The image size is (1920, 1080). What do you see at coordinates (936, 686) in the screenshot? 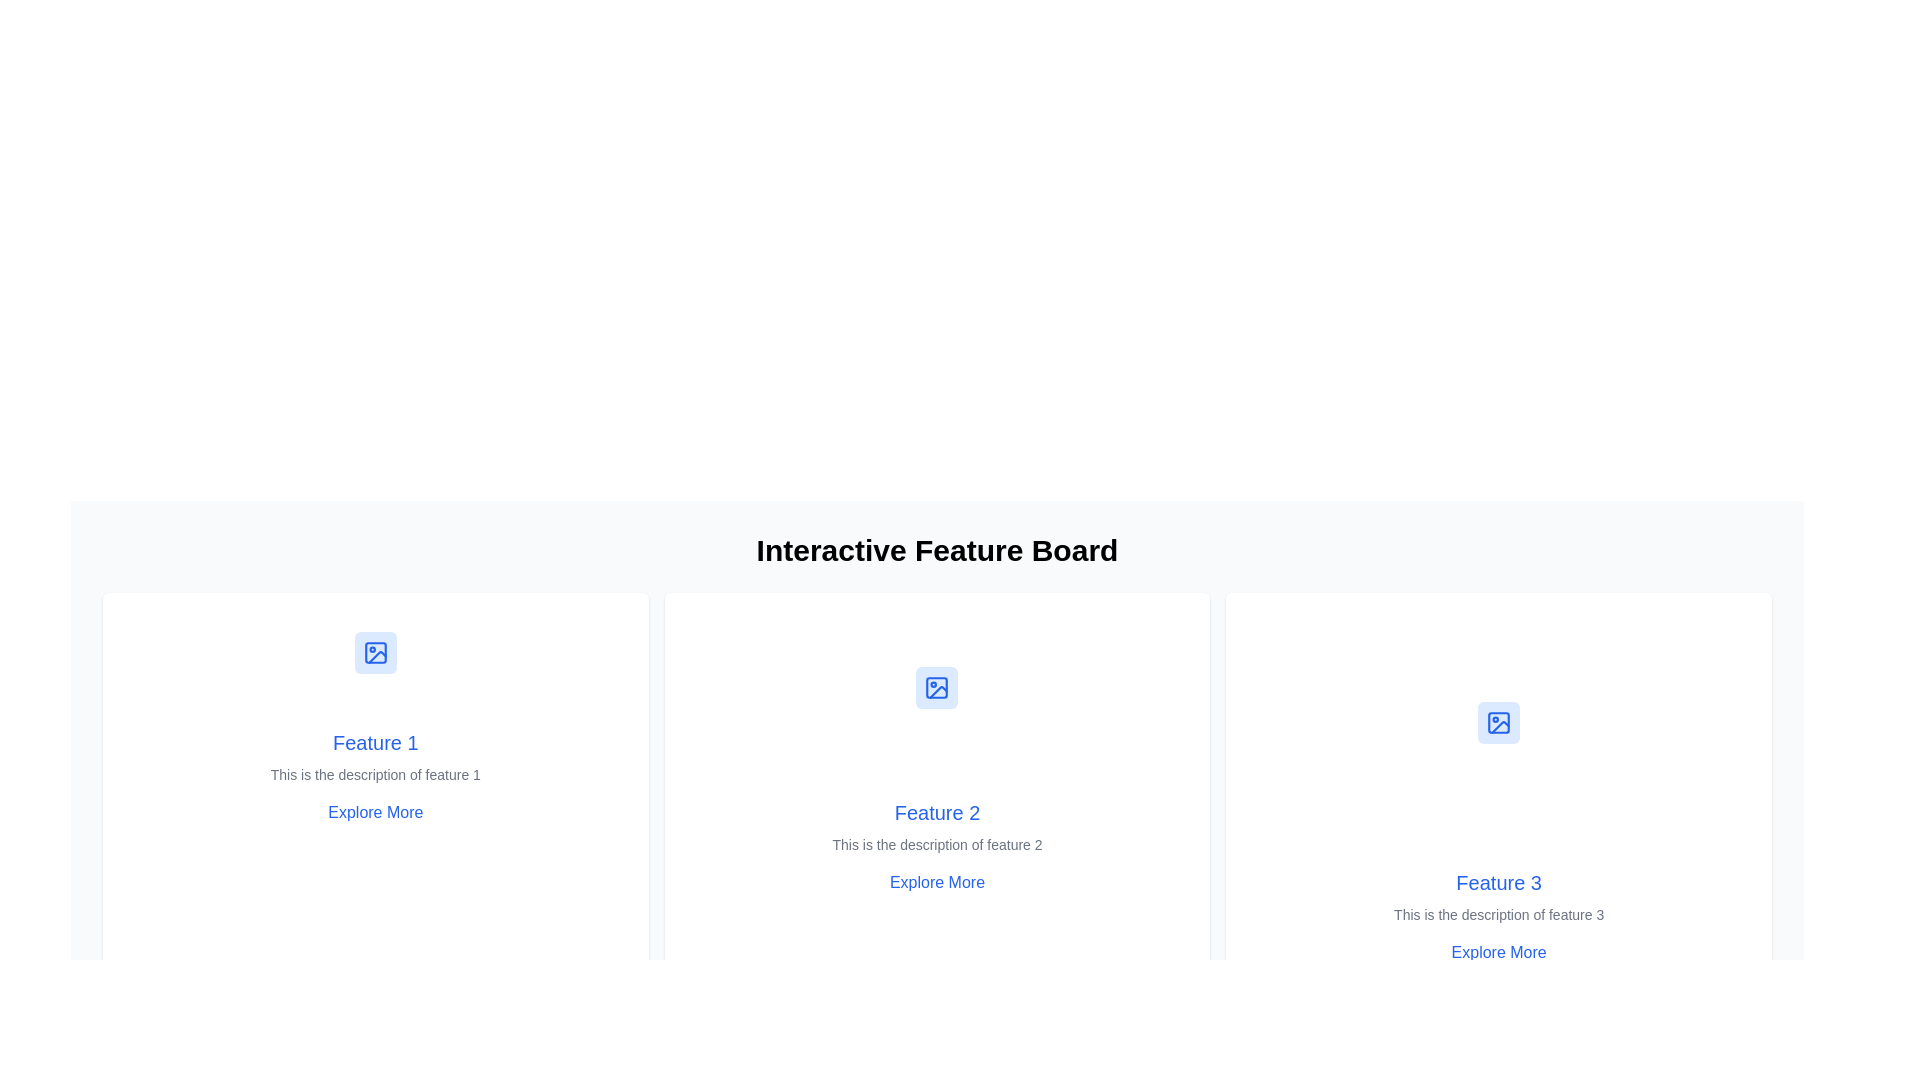
I see `the rectangular element with rounded corners that is centrally positioned within the 'Feature 2' card, which resembles a picture frame` at bounding box center [936, 686].